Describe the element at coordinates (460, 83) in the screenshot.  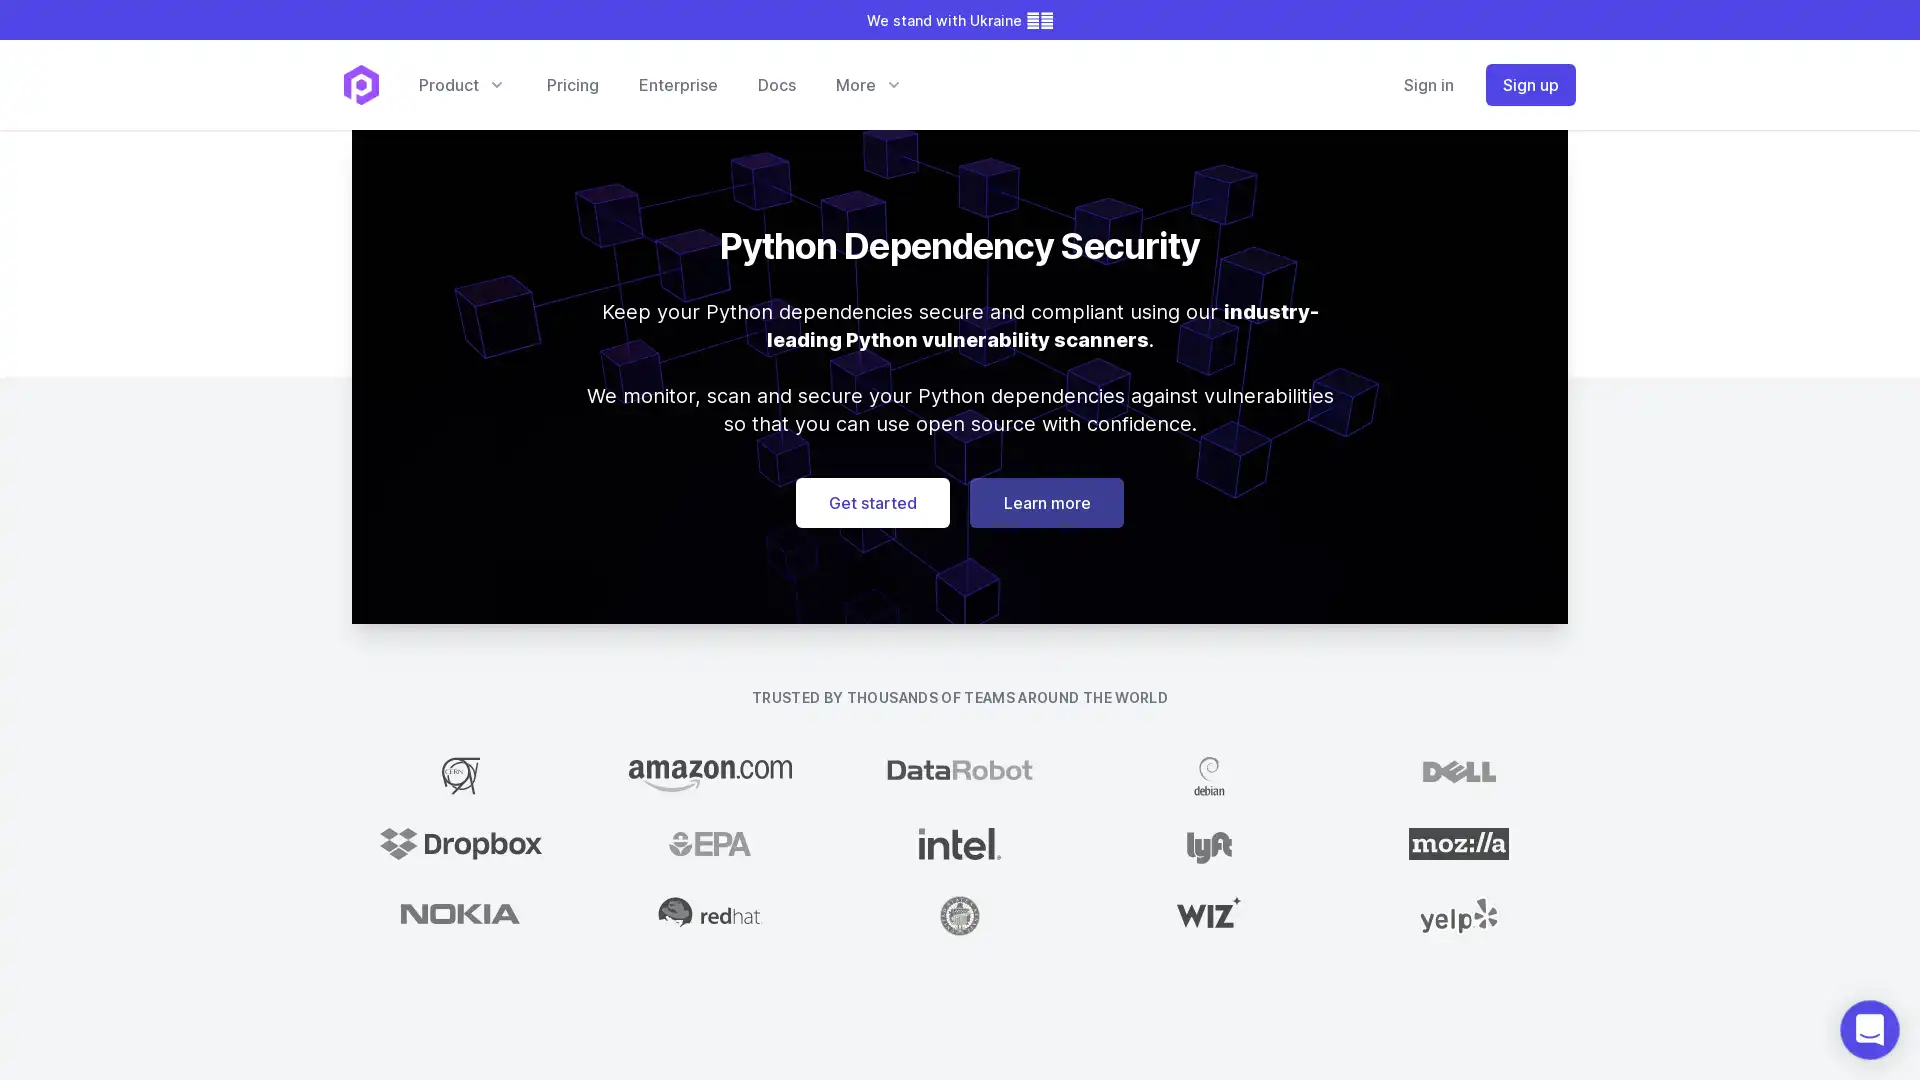
I see `Product` at that location.